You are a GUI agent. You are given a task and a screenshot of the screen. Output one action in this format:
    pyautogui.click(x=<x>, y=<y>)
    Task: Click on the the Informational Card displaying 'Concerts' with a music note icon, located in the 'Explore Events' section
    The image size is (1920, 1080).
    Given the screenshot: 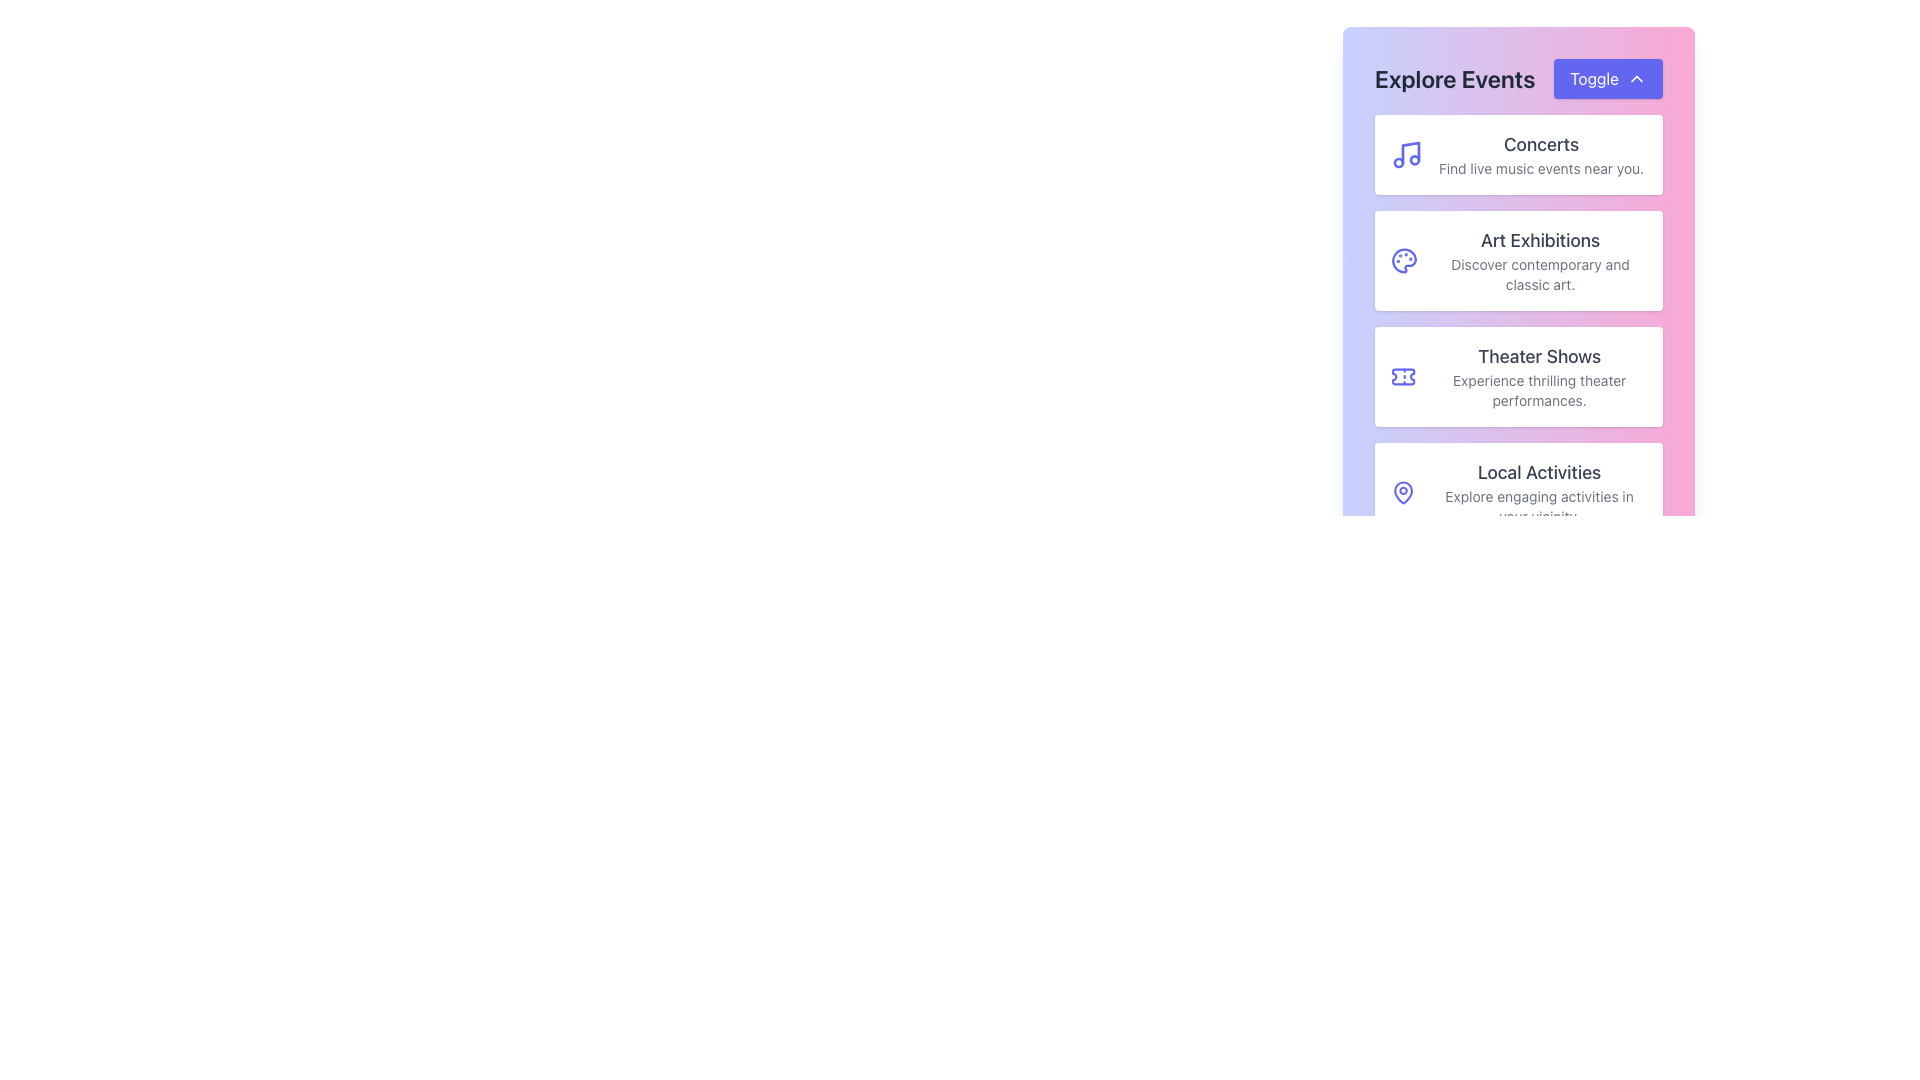 What is the action you would take?
    pyautogui.click(x=1518, y=153)
    